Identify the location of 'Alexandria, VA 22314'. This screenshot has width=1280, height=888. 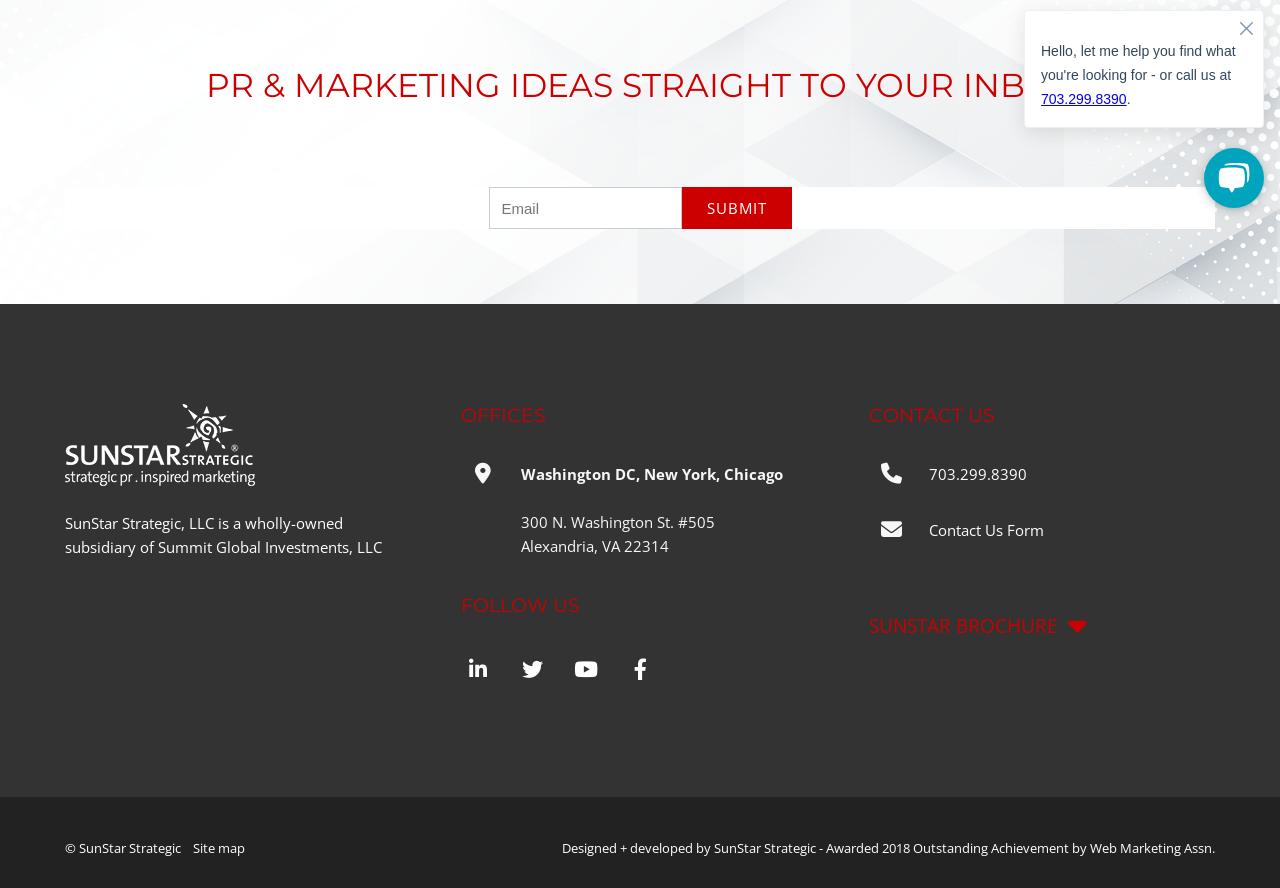
(593, 545).